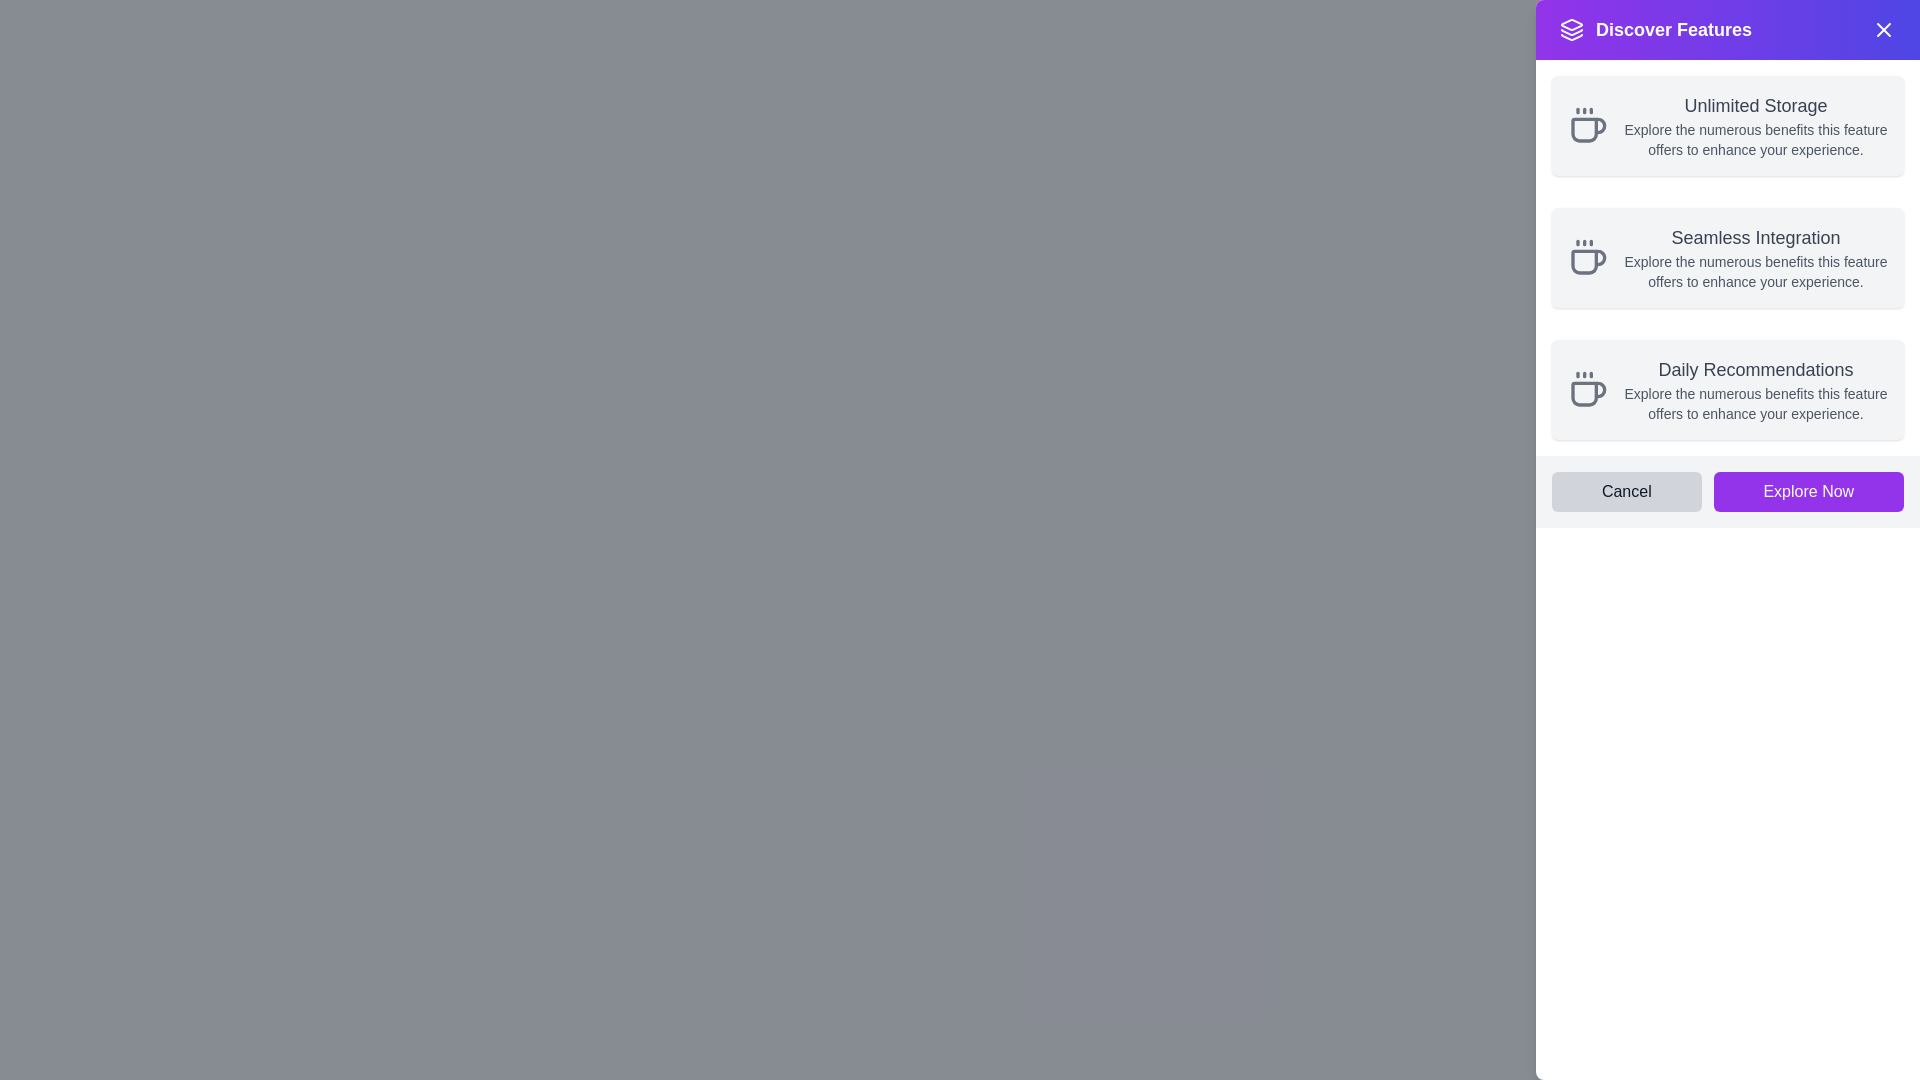 This screenshot has height=1080, width=1920. What do you see at coordinates (1755, 105) in the screenshot?
I see `the static text label displaying 'Unlimited Storage', which is positioned below the heading 'Discover Features' and aligned to the right of an icon resembling a stack of aligned elements` at bounding box center [1755, 105].